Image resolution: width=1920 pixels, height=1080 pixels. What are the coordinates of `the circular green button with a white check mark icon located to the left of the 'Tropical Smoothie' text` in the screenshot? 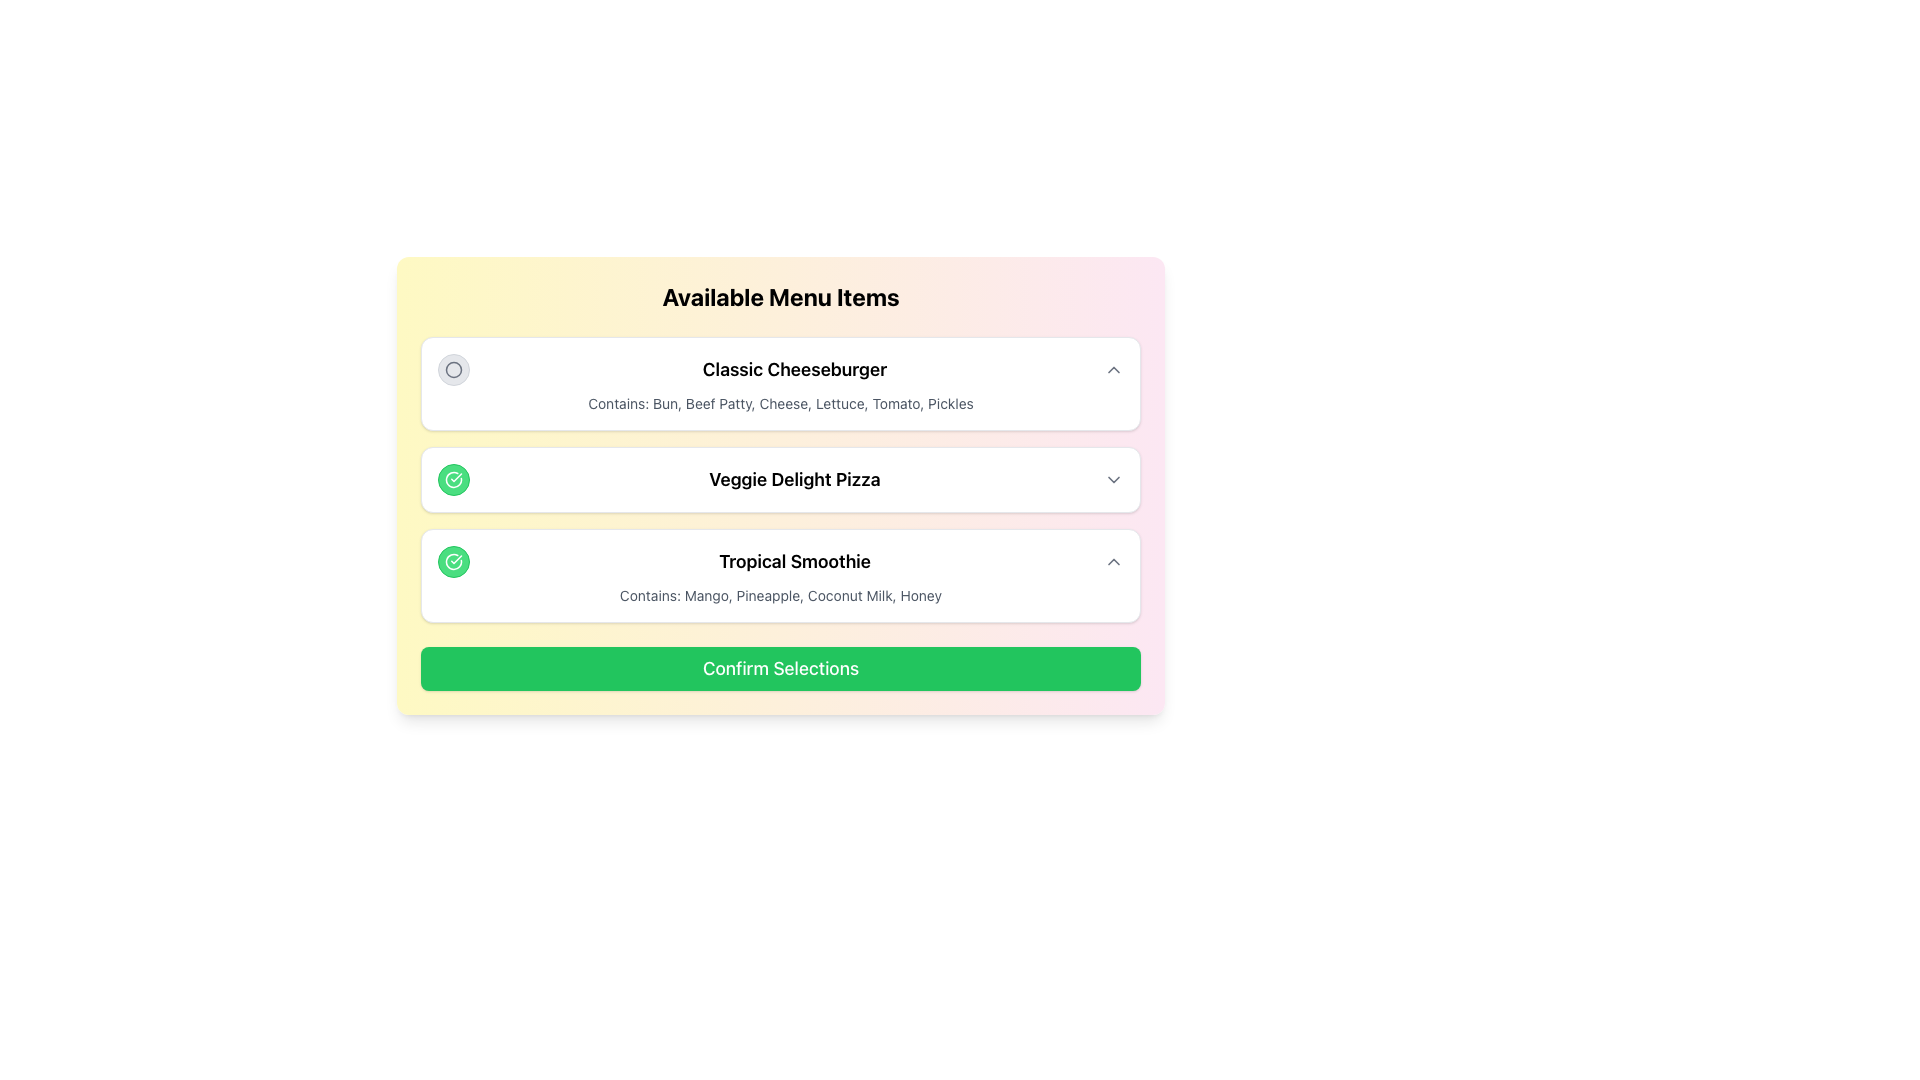 It's located at (453, 562).